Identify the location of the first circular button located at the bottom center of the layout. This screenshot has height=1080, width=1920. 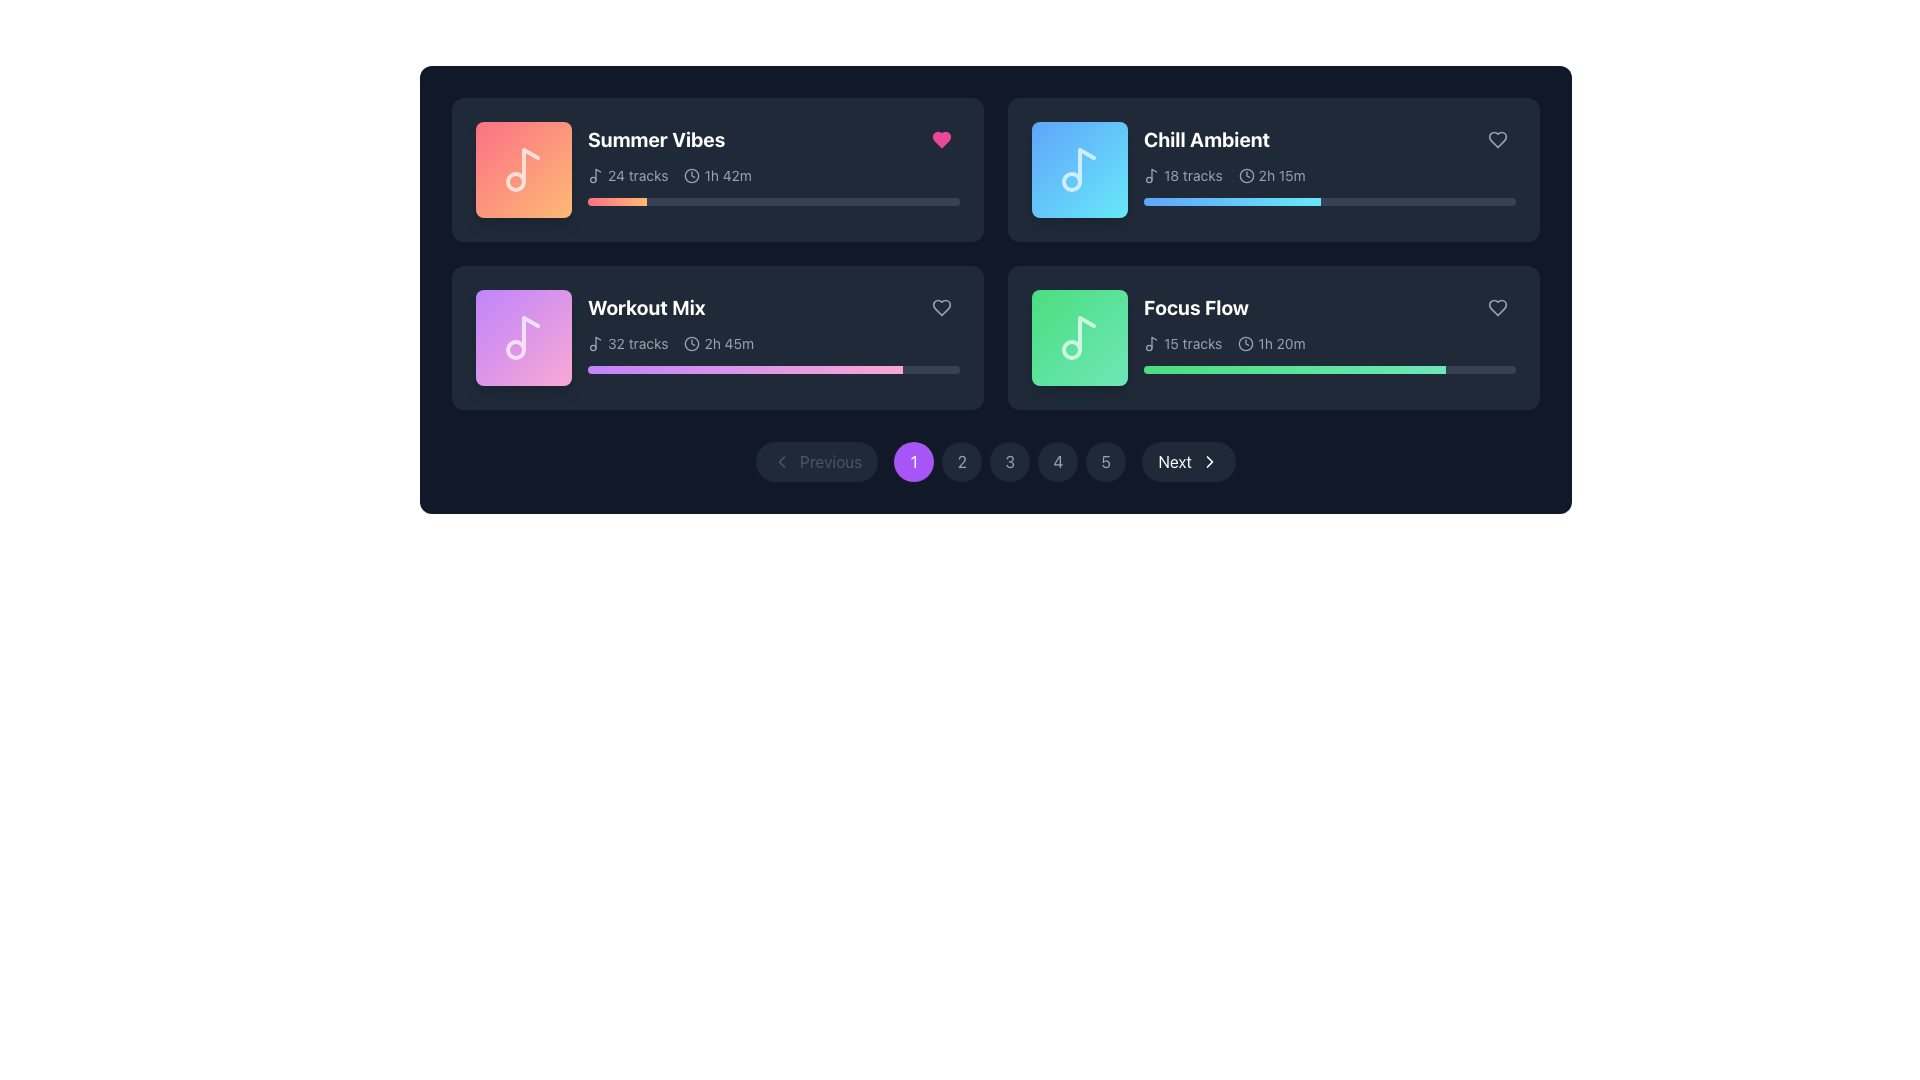
(913, 462).